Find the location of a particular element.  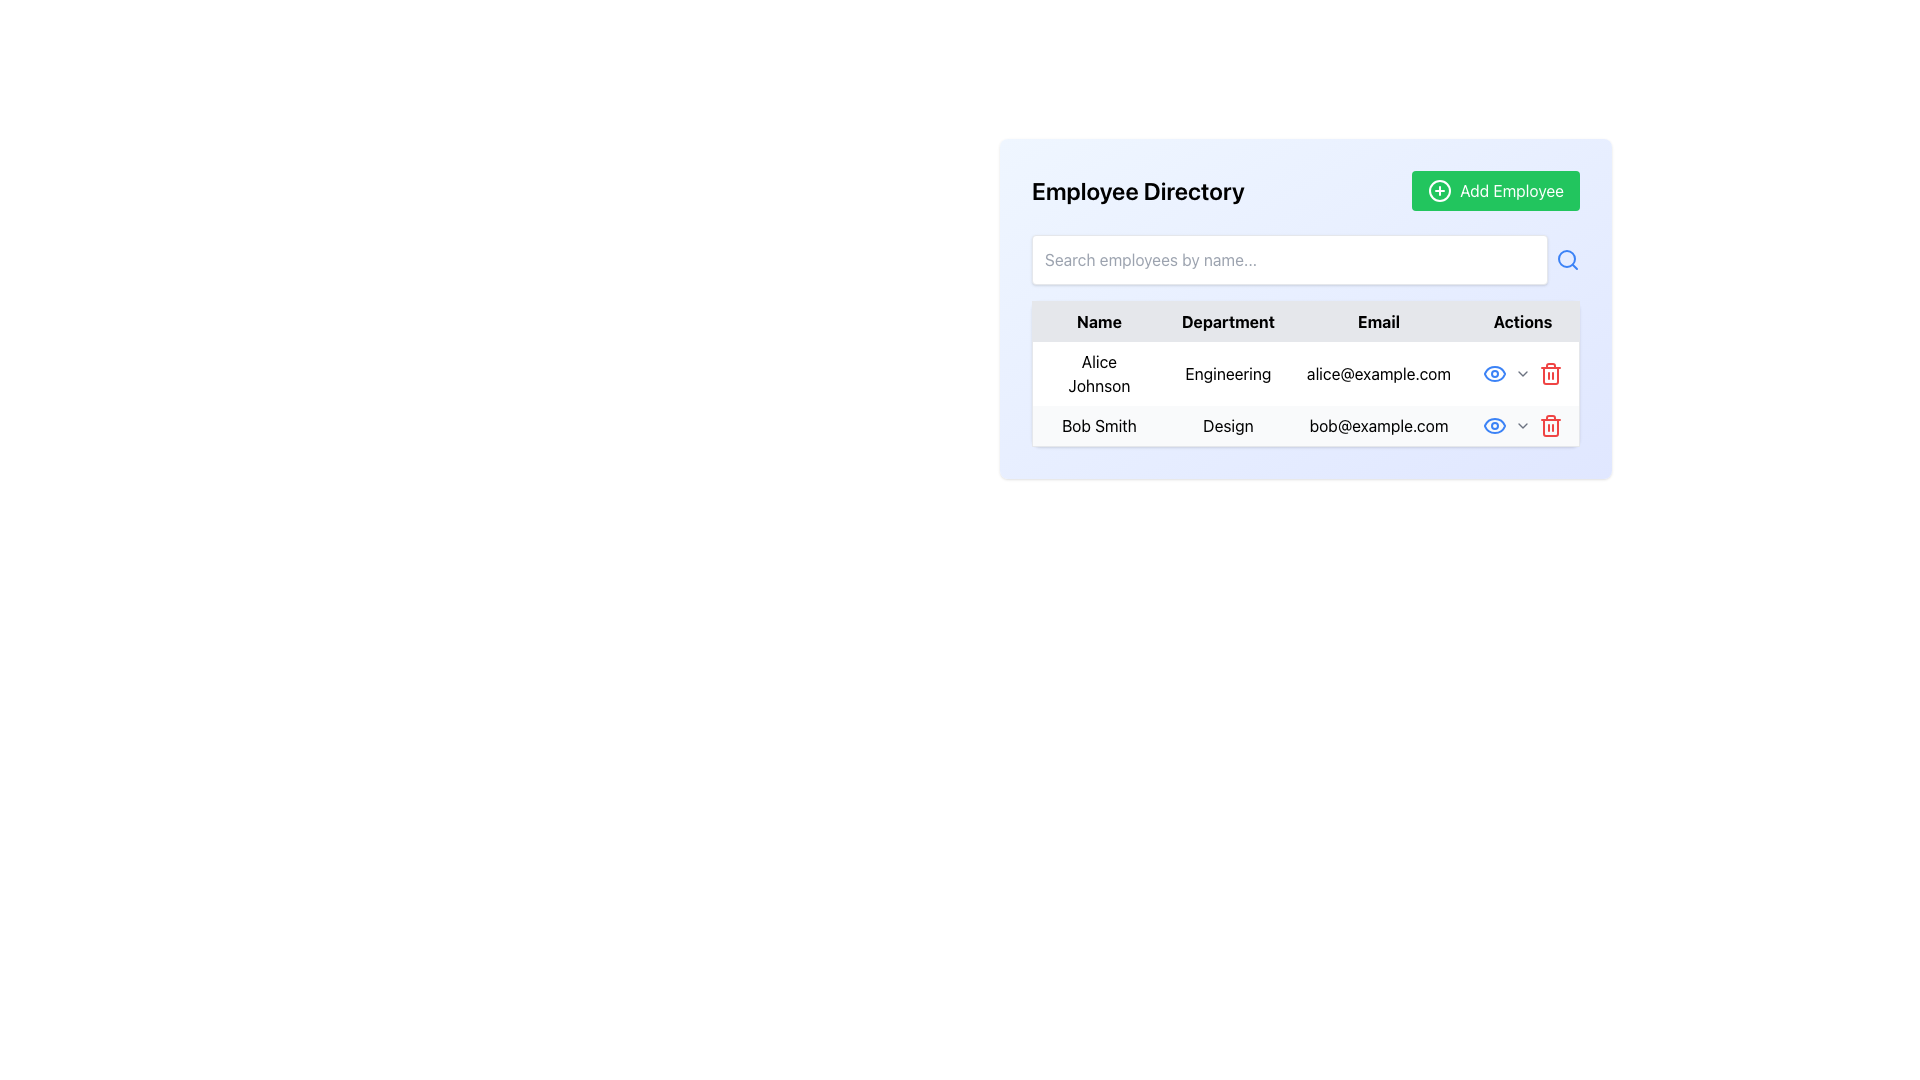

the search button located at the top-right corner of the search input field to initiate a search action is located at coordinates (1567, 258).